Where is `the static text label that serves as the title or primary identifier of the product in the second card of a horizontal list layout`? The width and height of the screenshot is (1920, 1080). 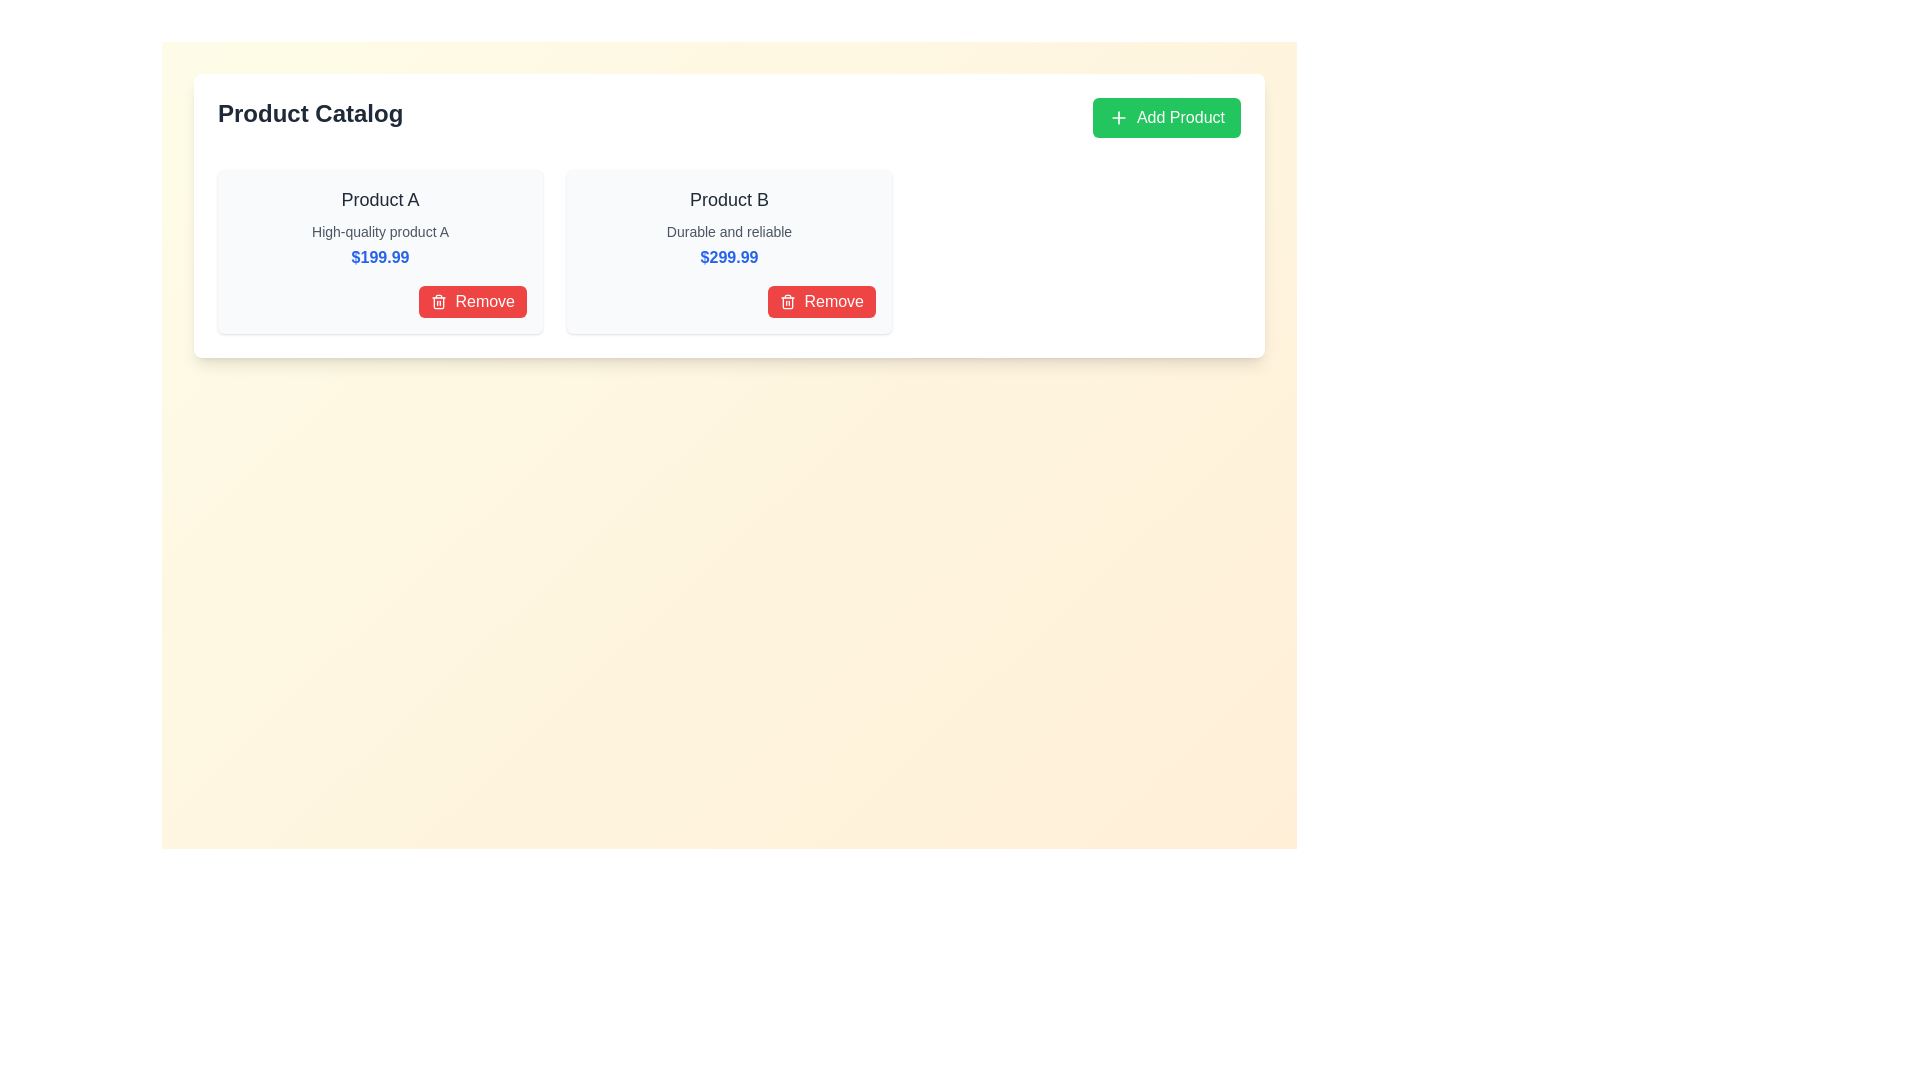 the static text label that serves as the title or primary identifier of the product in the second card of a horizontal list layout is located at coordinates (728, 200).